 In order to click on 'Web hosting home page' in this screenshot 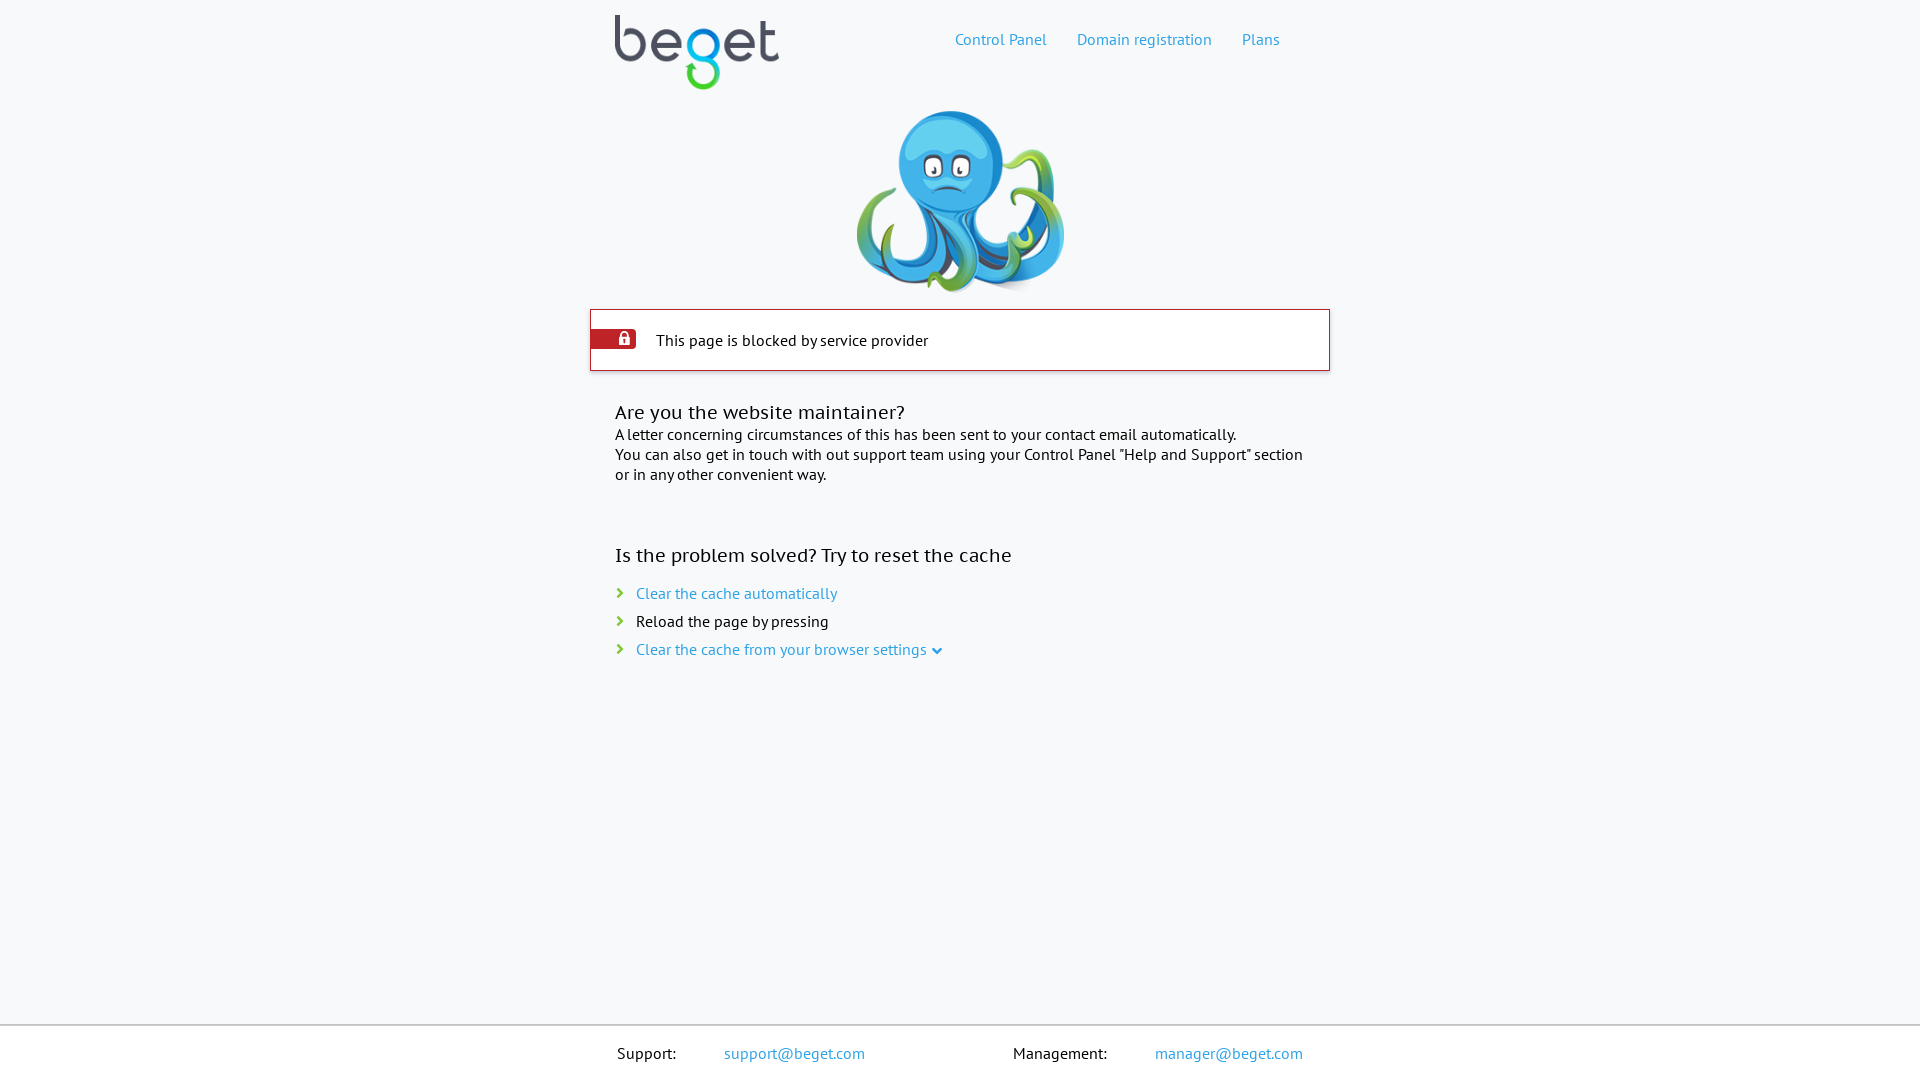, I will do `click(696, 68)`.